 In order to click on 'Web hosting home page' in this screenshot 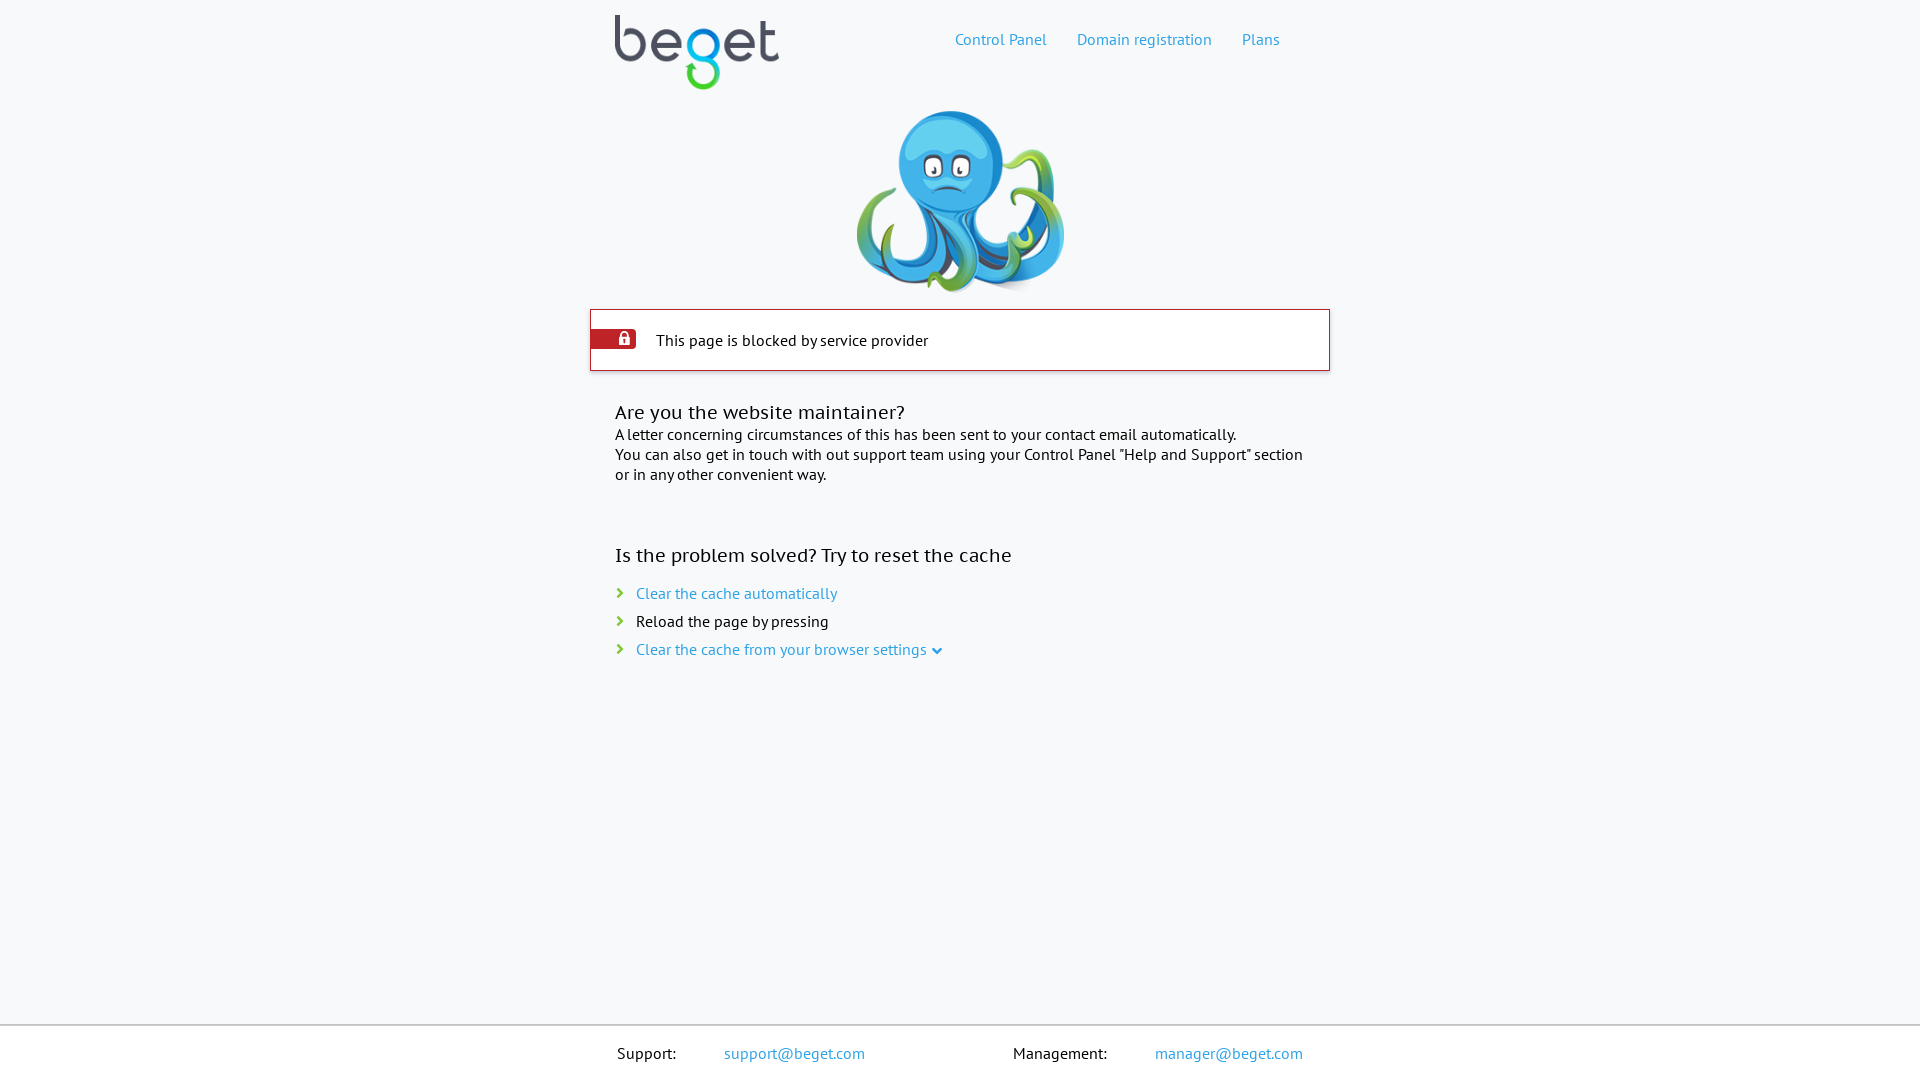, I will do `click(696, 68)`.